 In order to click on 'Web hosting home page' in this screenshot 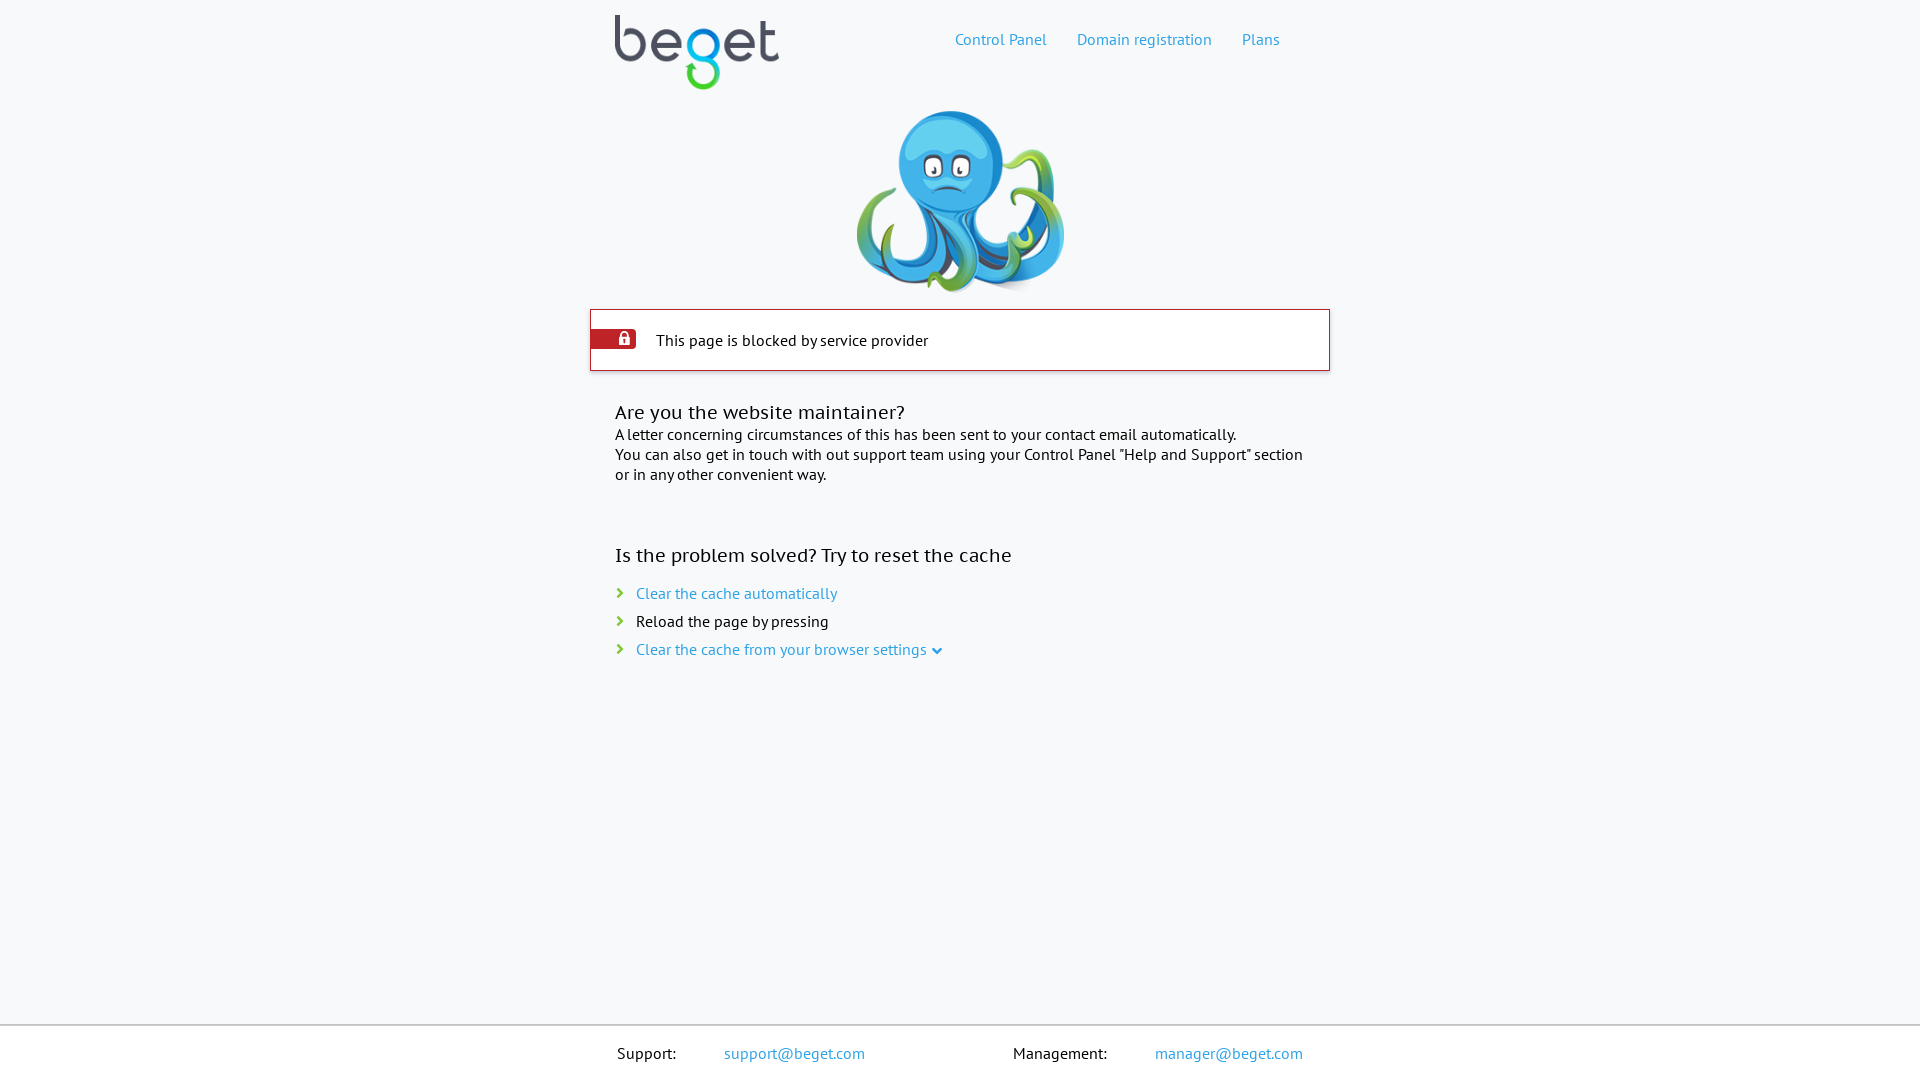, I will do `click(696, 68)`.